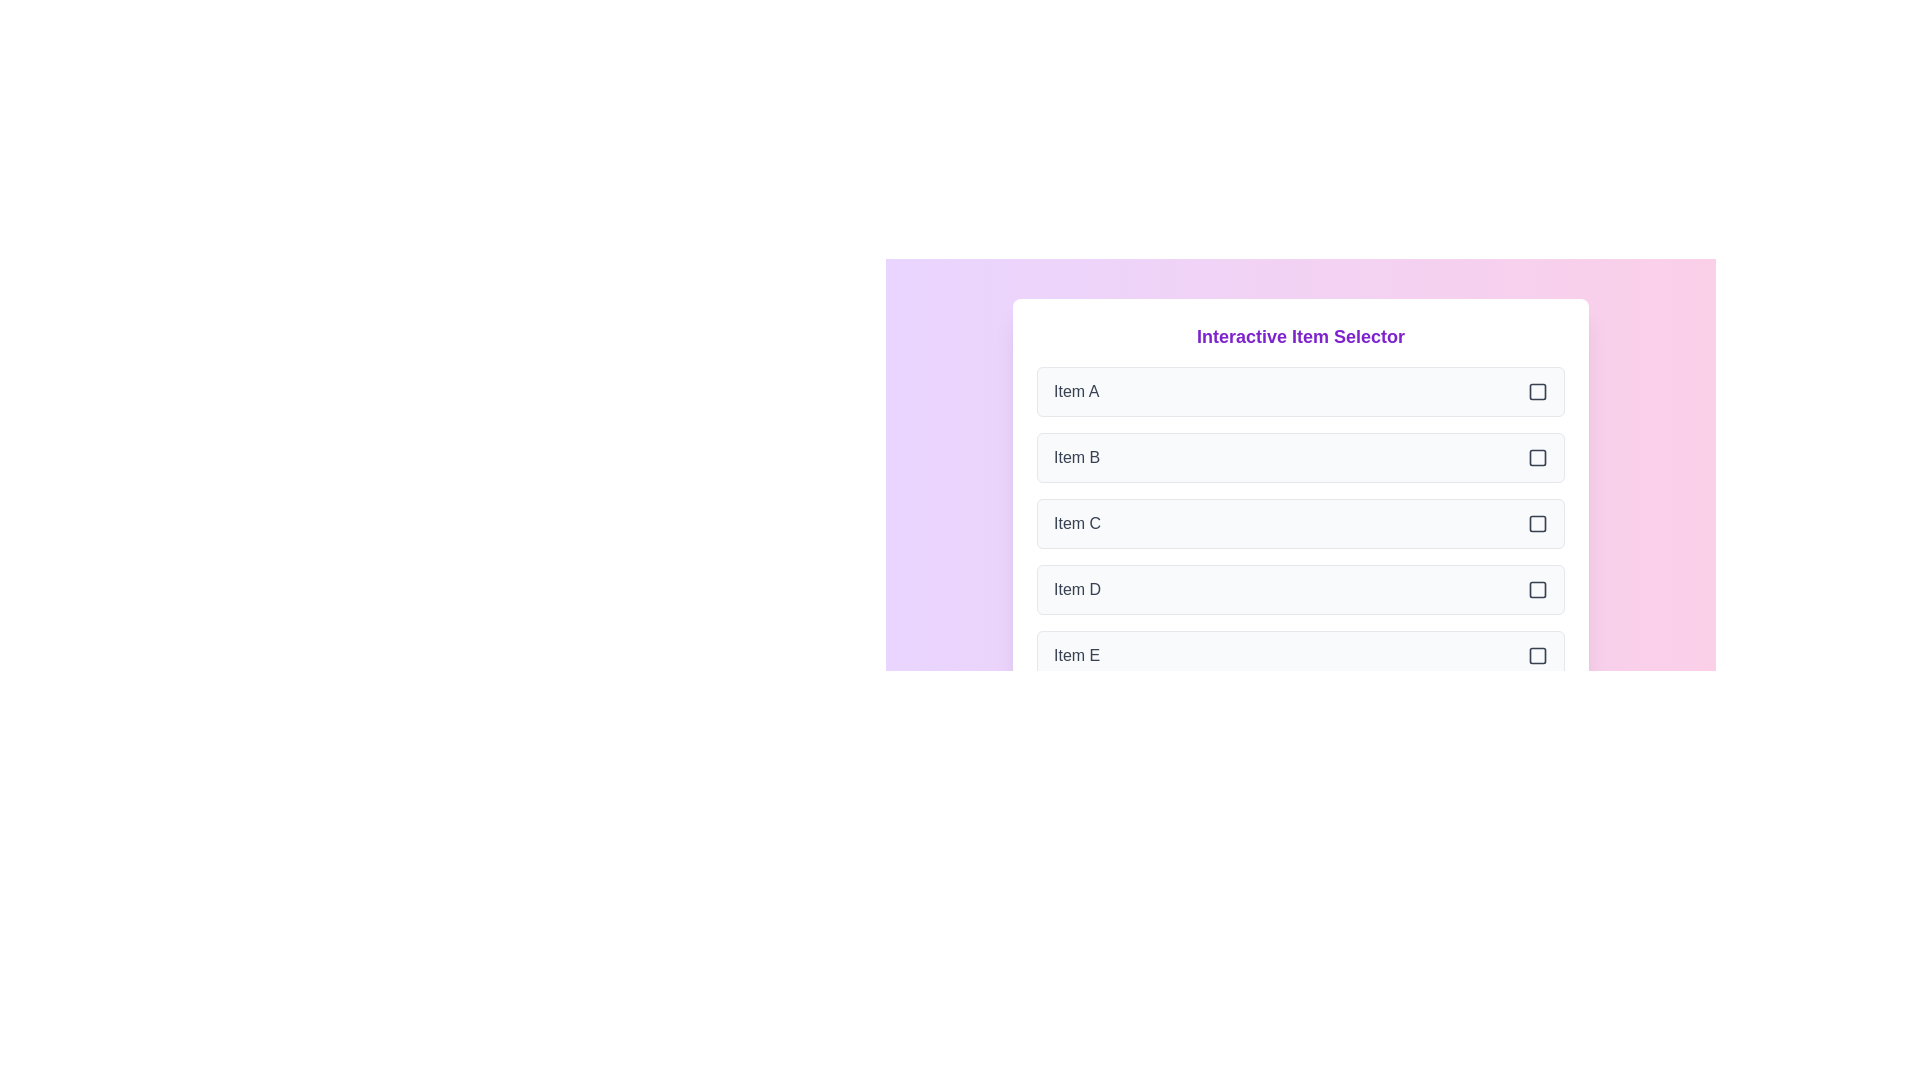 This screenshot has width=1920, height=1080. What do you see at coordinates (1300, 655) in the screenshot?
I see `the item Item E to observe its hover effect` at bounding box center [1300, 655].